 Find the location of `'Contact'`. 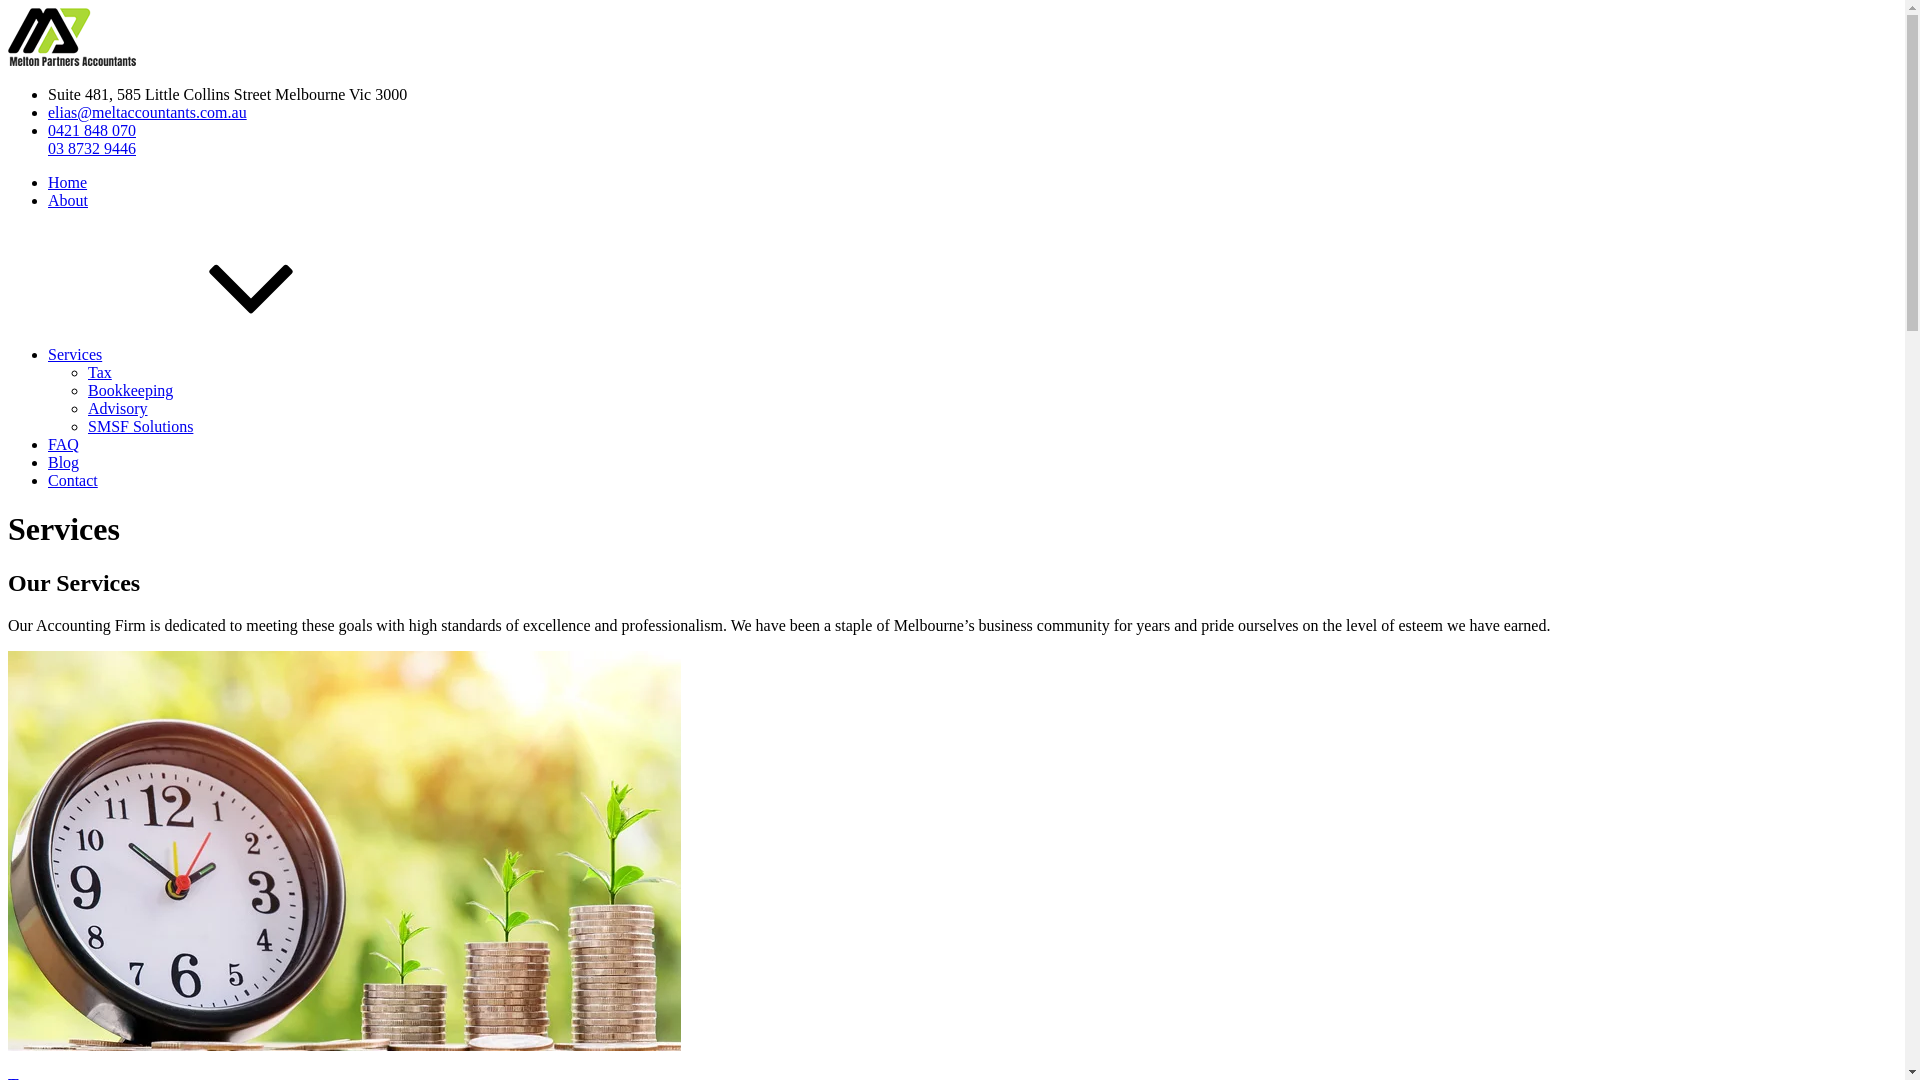

'Contact' is located at coordinates (72, 480).